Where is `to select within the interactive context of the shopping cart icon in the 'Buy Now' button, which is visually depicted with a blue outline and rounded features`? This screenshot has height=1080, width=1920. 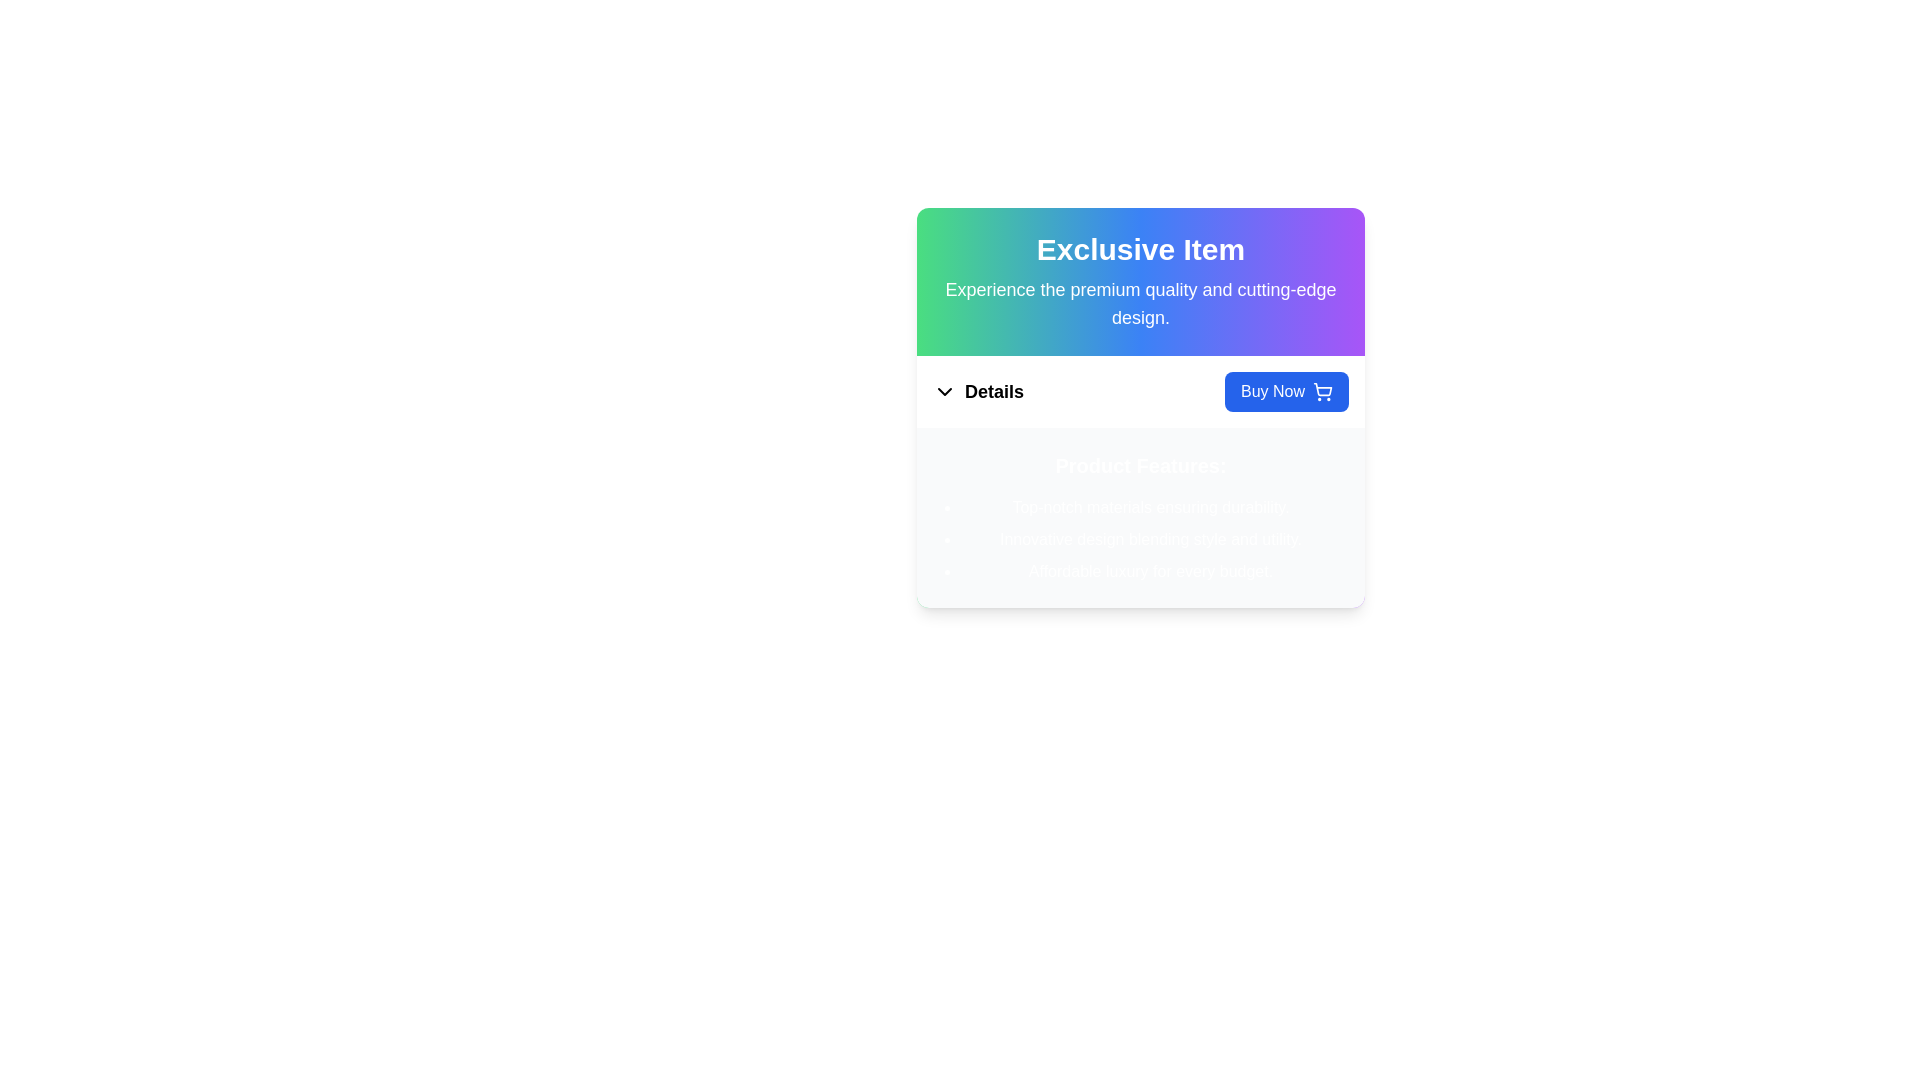 to select within the interactive context of the shopping cart icon in the 'Buy Now' button, which is visually depicted with a blue outline and rounded features is located at coordinates (1323, 389).